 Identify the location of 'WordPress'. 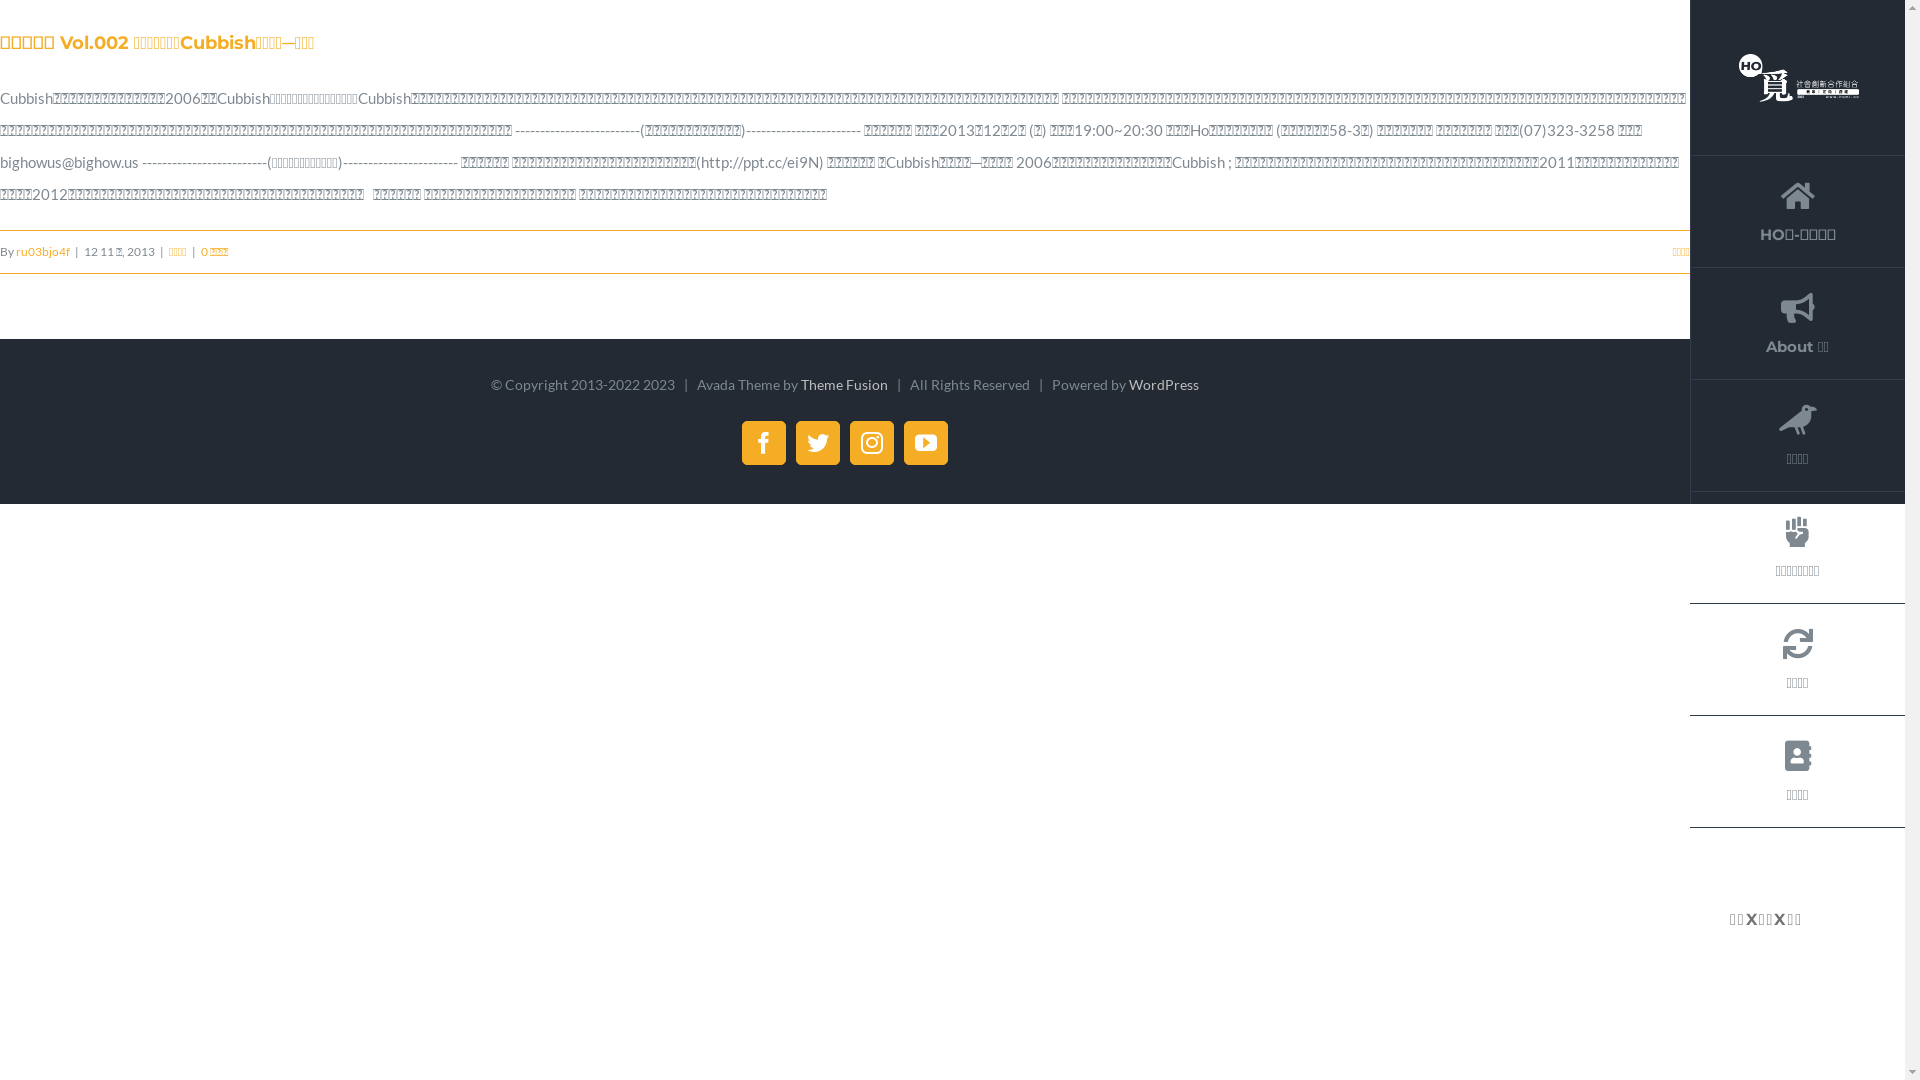
(1163, 384).